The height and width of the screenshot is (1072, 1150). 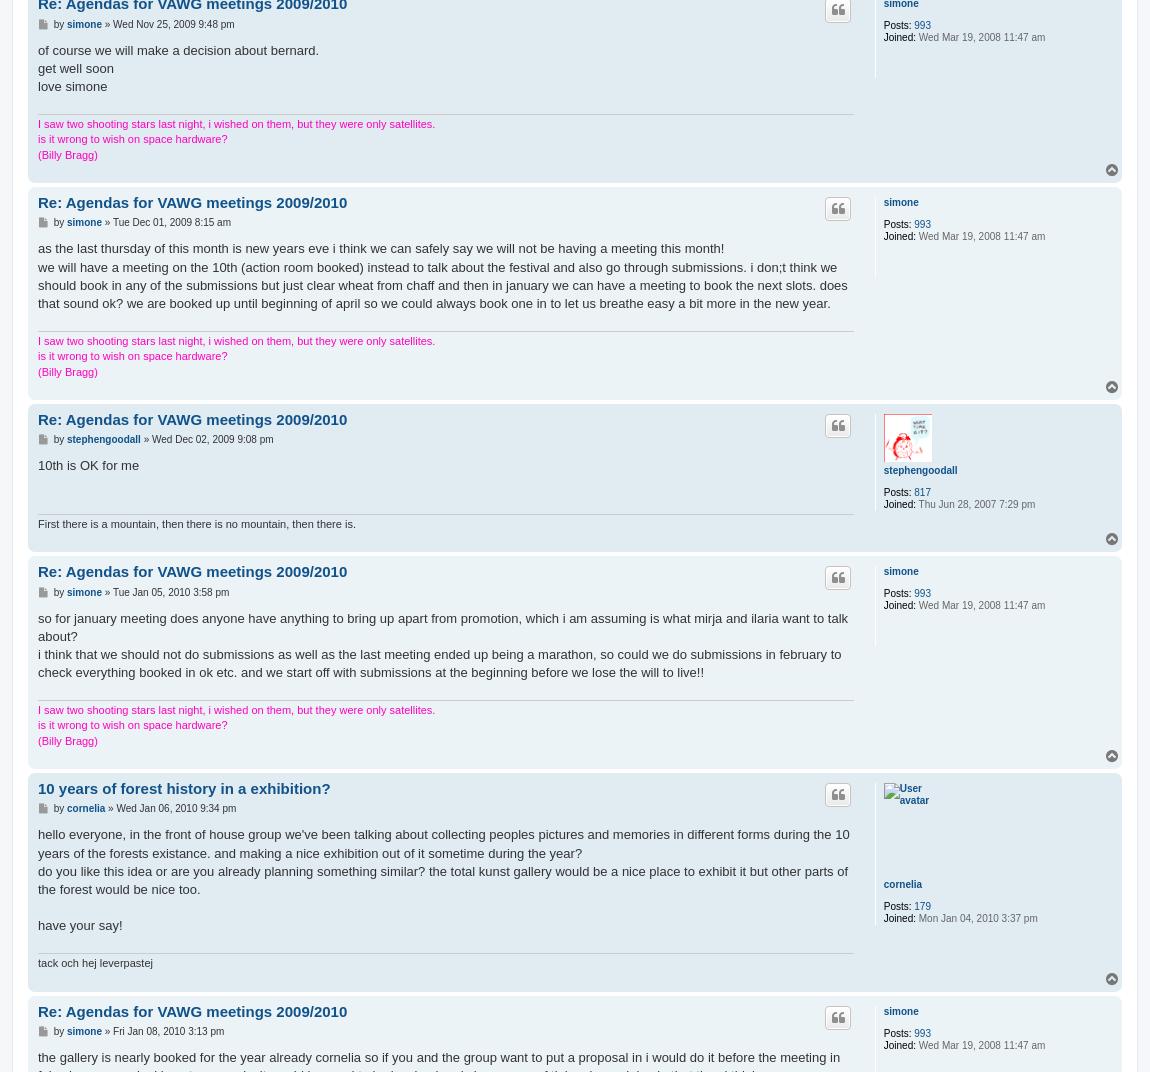 What do you see at coordinates (36, 48) in the screenshot?
I see `'of course we will make a decision about bernard.'` at bounding box center [36, 48].